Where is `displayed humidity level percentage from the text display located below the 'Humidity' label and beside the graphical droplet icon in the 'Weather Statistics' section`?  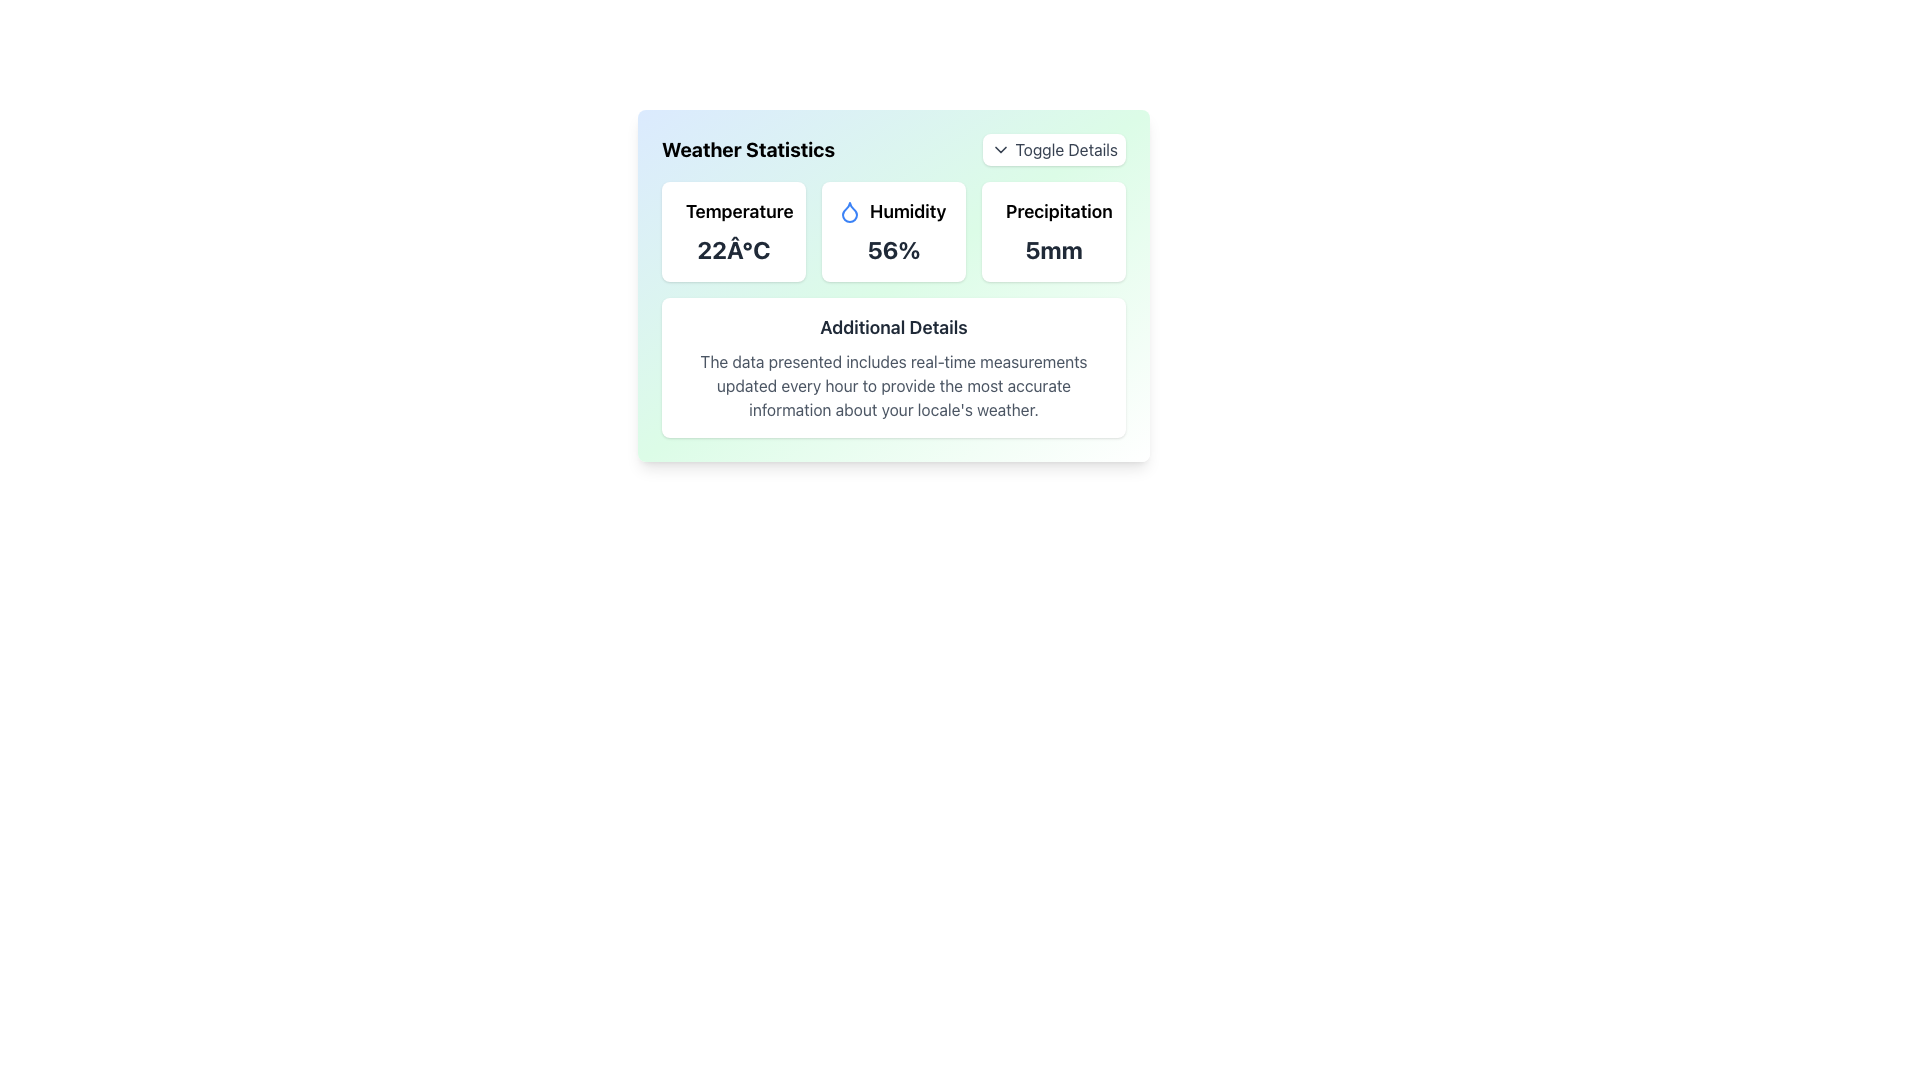
displayed humidity level percentage from the text display located below the 'Humidity' label and beside the graphical droplet icon in the 'Weather Statistics' section is located at coordinates (892, 249).